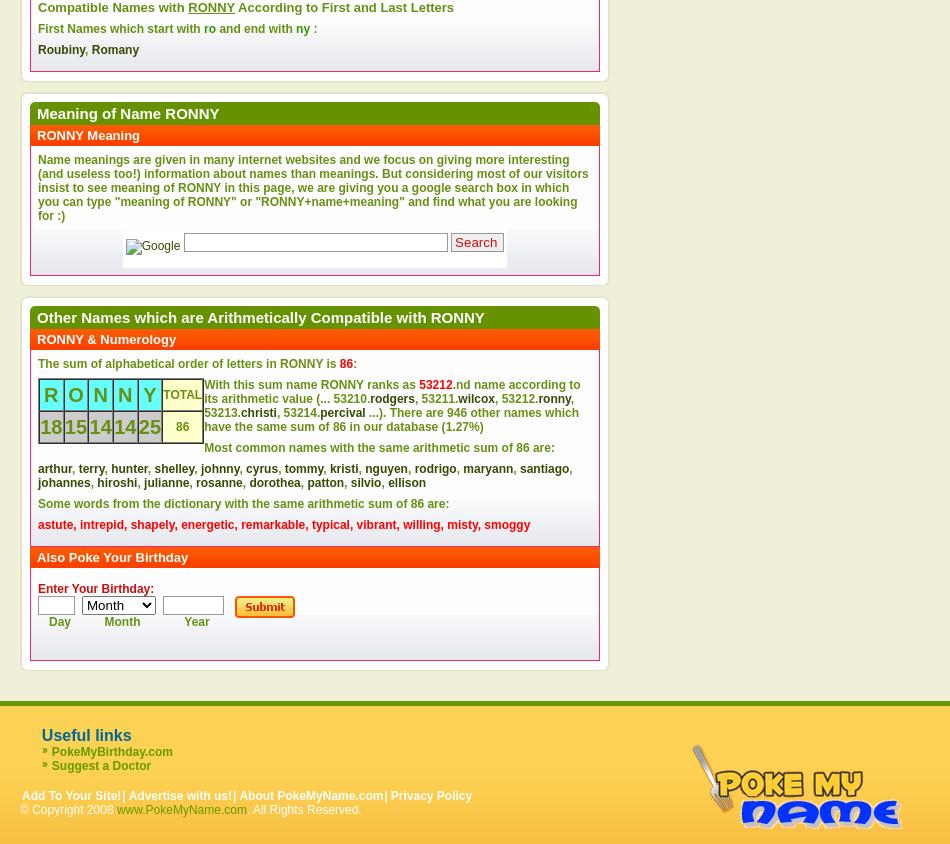 The height and width of the screenshot is (844, 950). I want to click on 'other names which have the same sum of', so click(203, 419).